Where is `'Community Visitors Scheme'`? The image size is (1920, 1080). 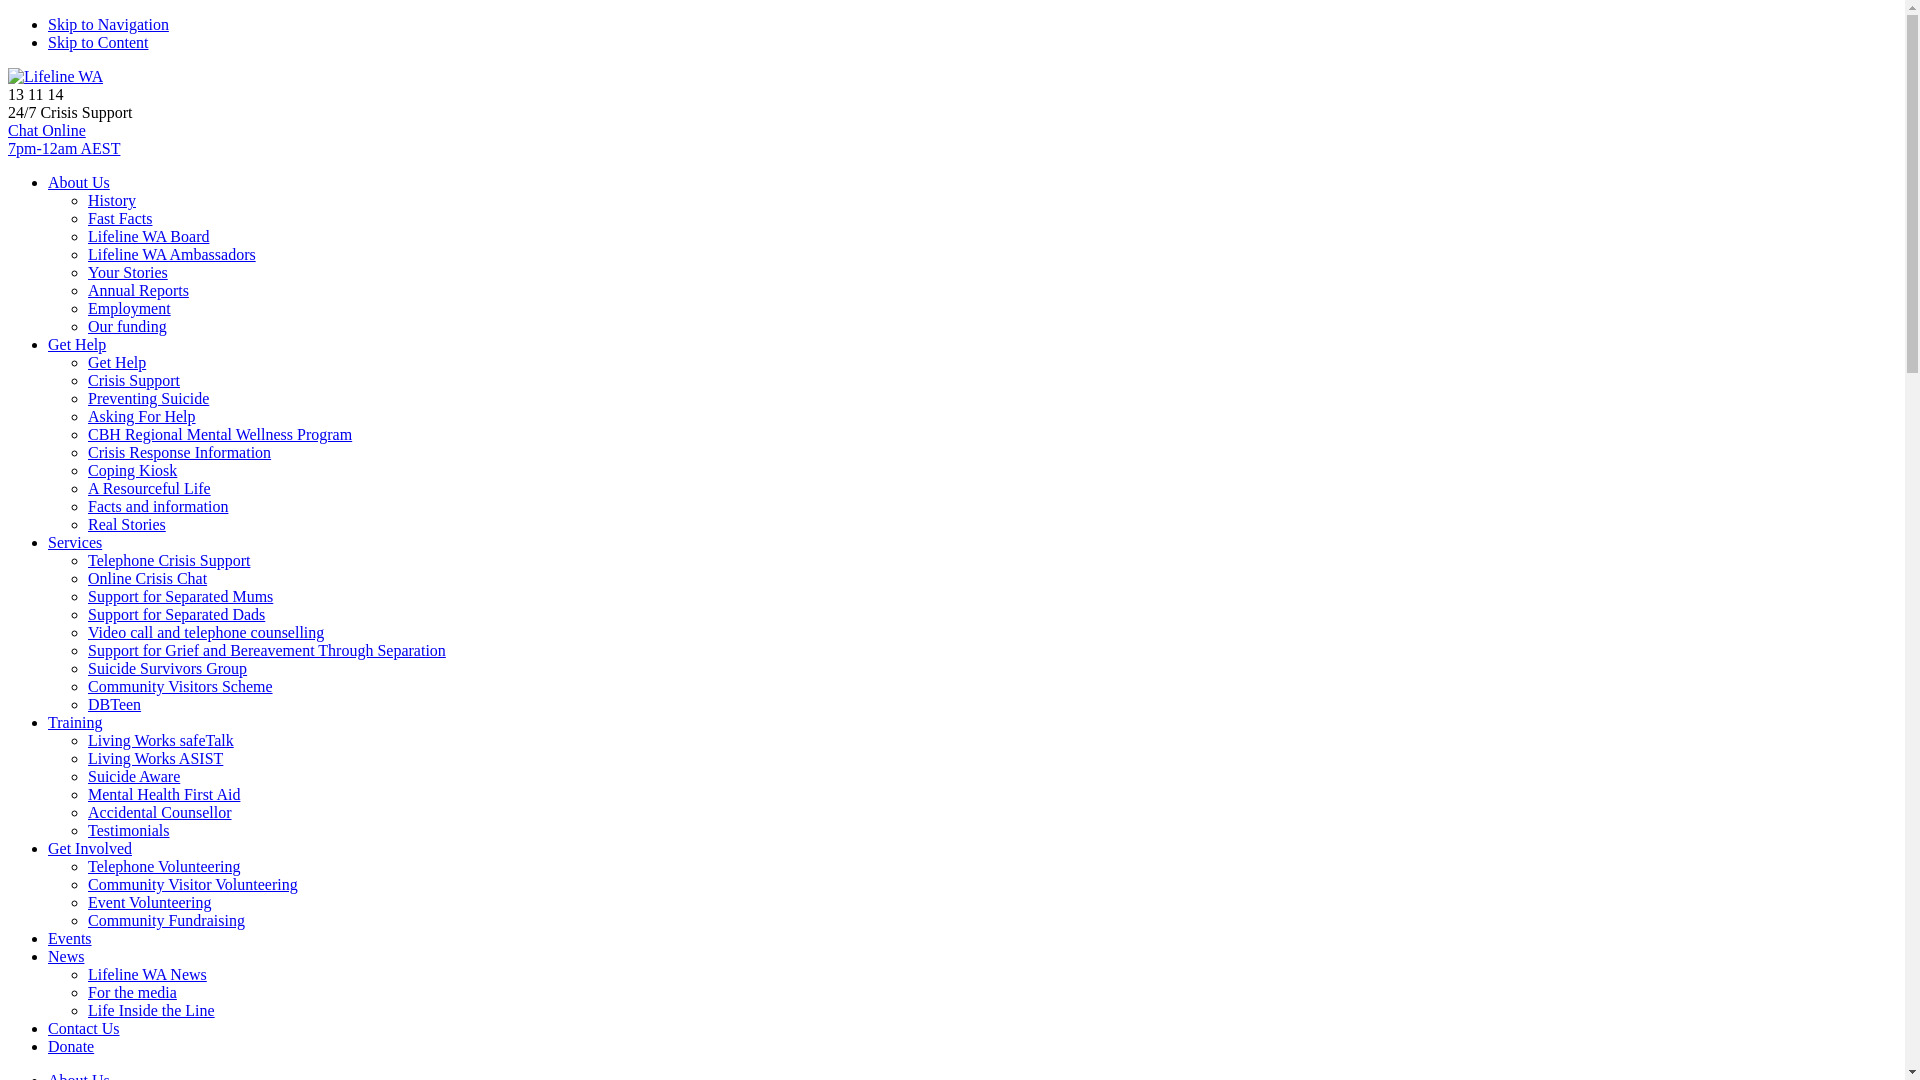 'Community Visitors Scheme' is located at coordinates (180, 685).